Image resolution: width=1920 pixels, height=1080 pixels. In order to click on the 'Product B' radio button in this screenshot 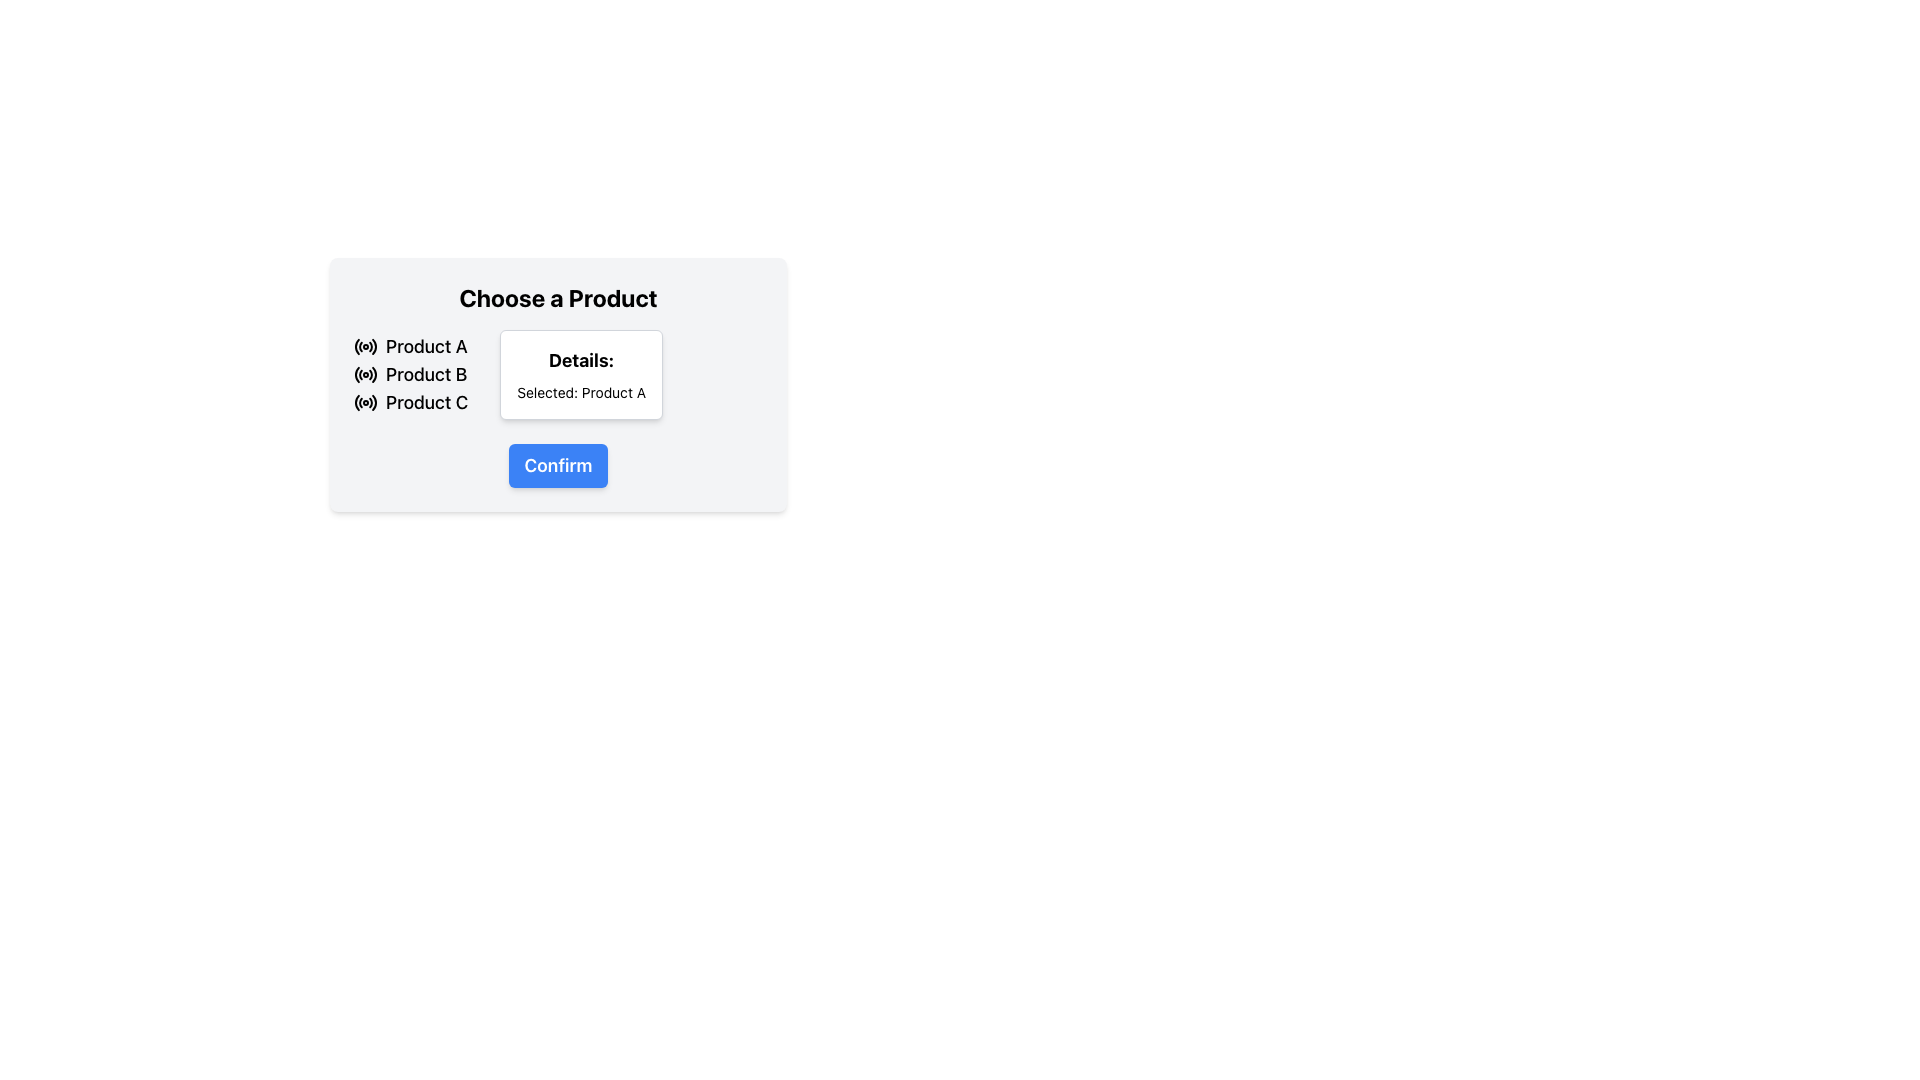, I will do `click(365, 374)`.